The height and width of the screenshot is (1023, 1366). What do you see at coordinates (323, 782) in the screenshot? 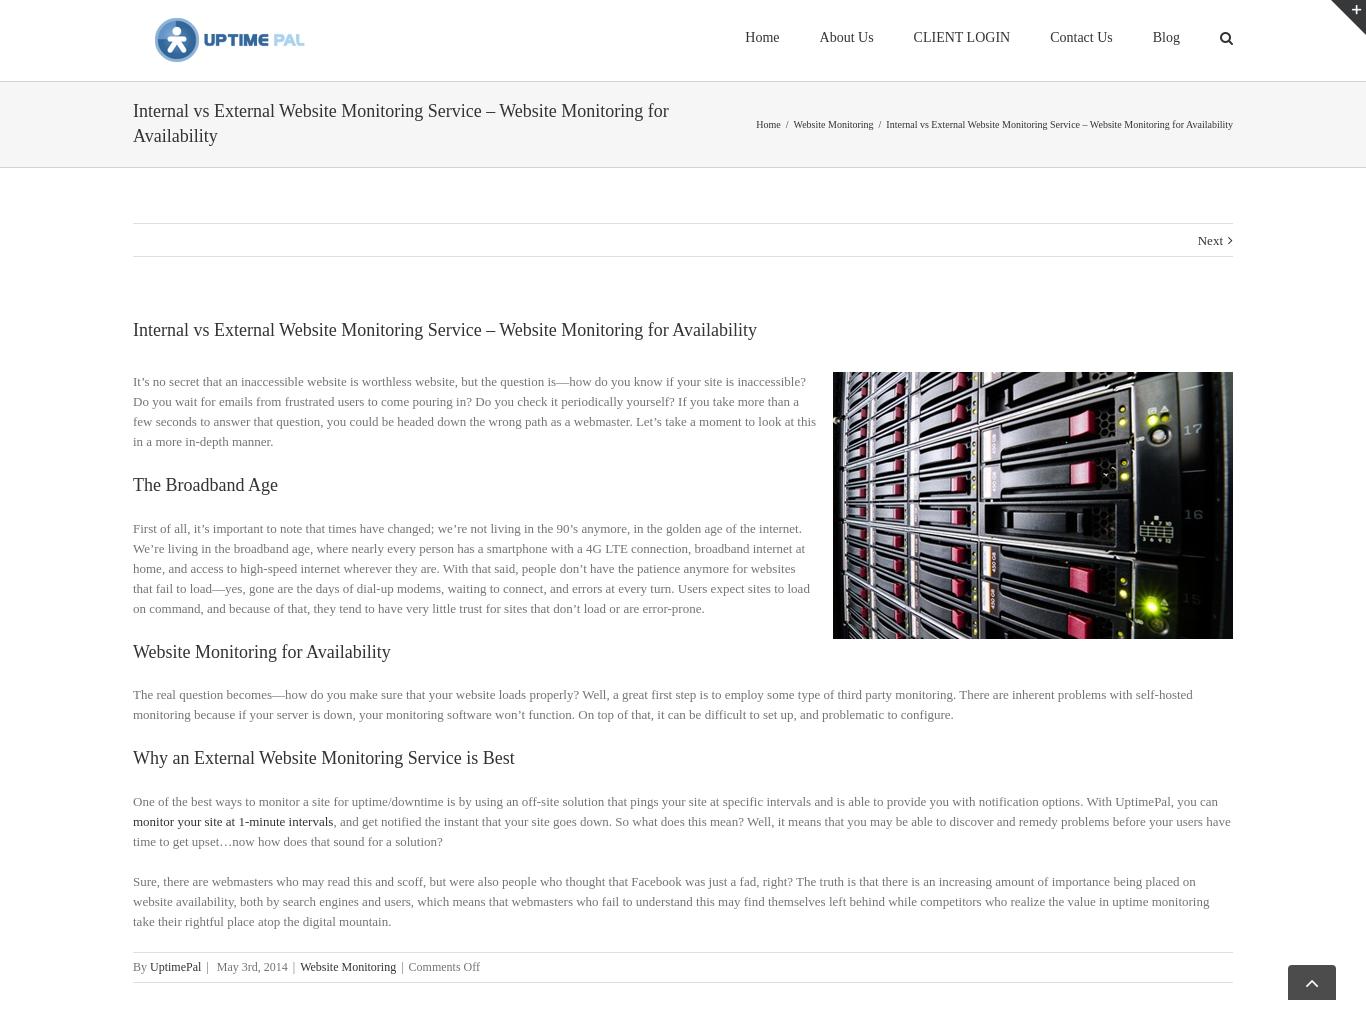
I see `'Why an External Website Monitoring Service is Best'` at bounding box center [323, 782].